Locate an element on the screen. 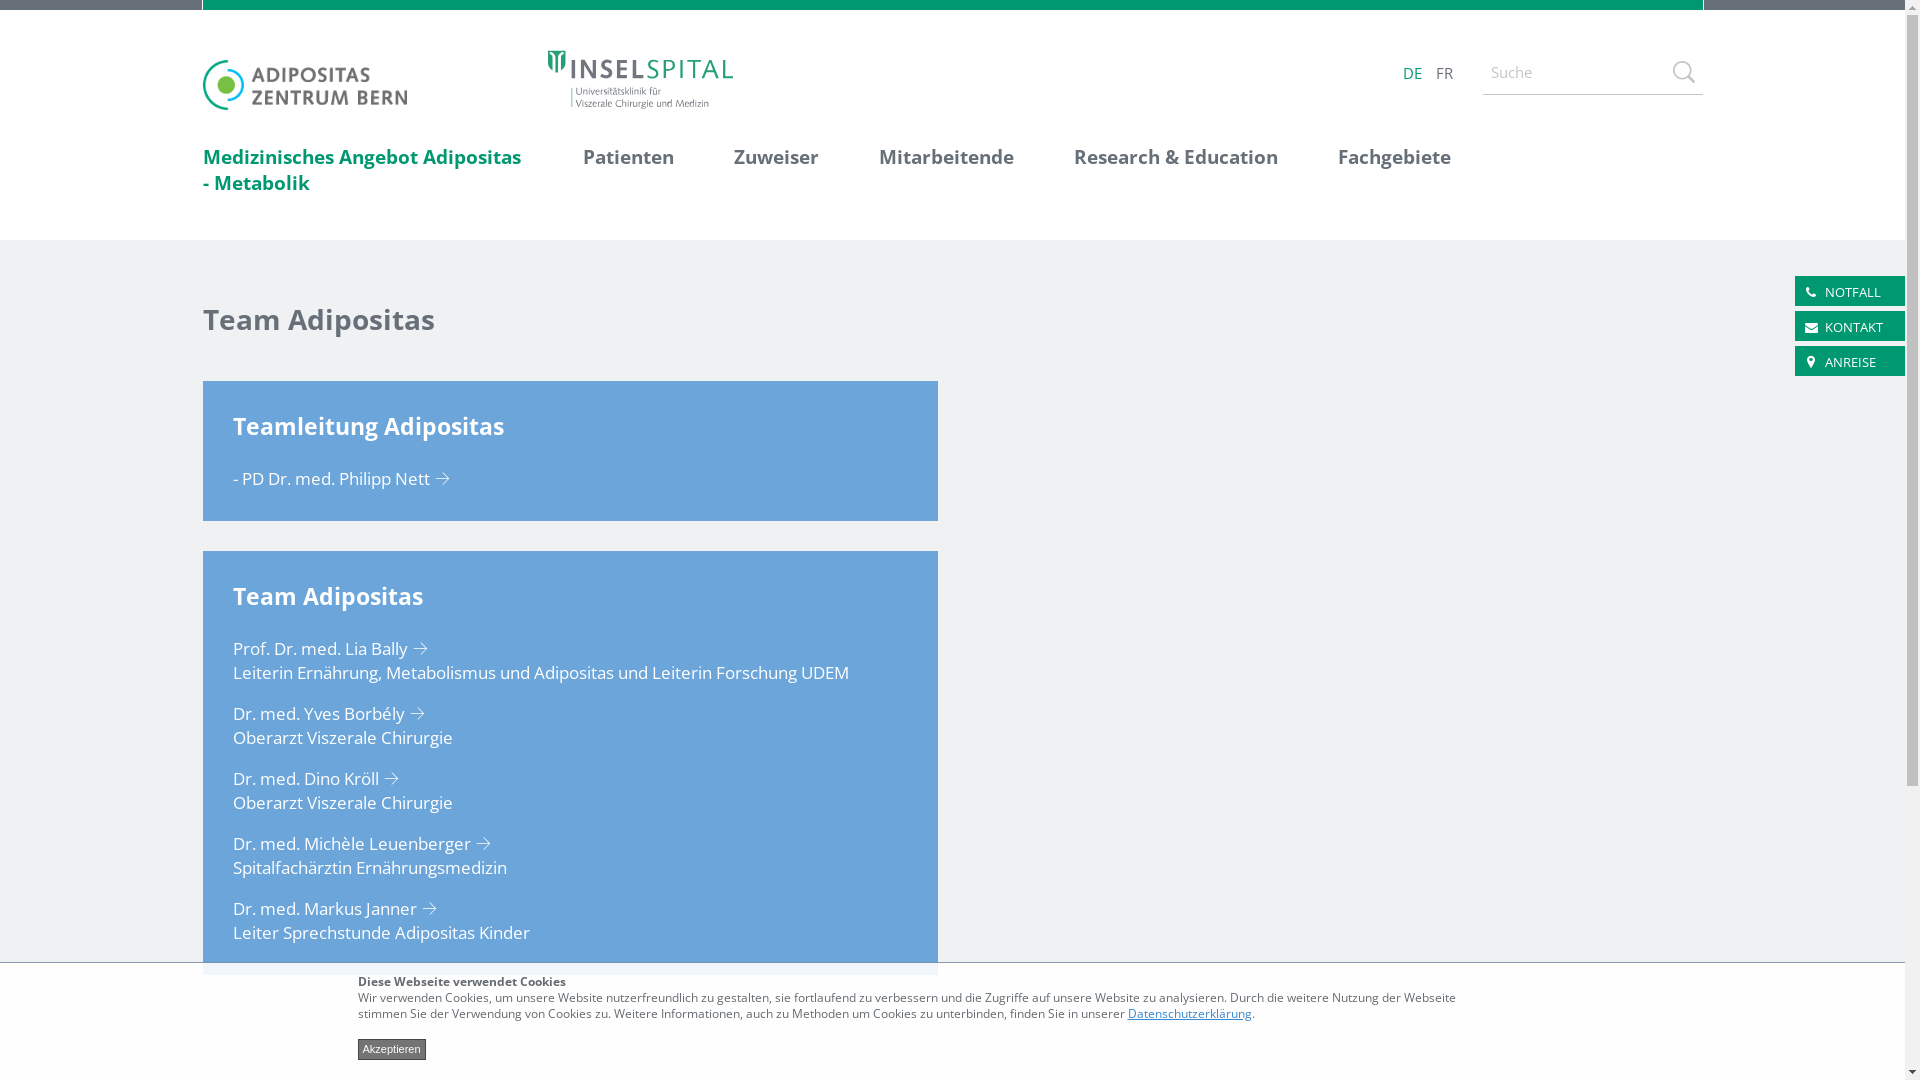 The width and height of the screenshot is (1920, 1080). 'Dr. med. Markus Janner' is located at coordinates (340, 908).